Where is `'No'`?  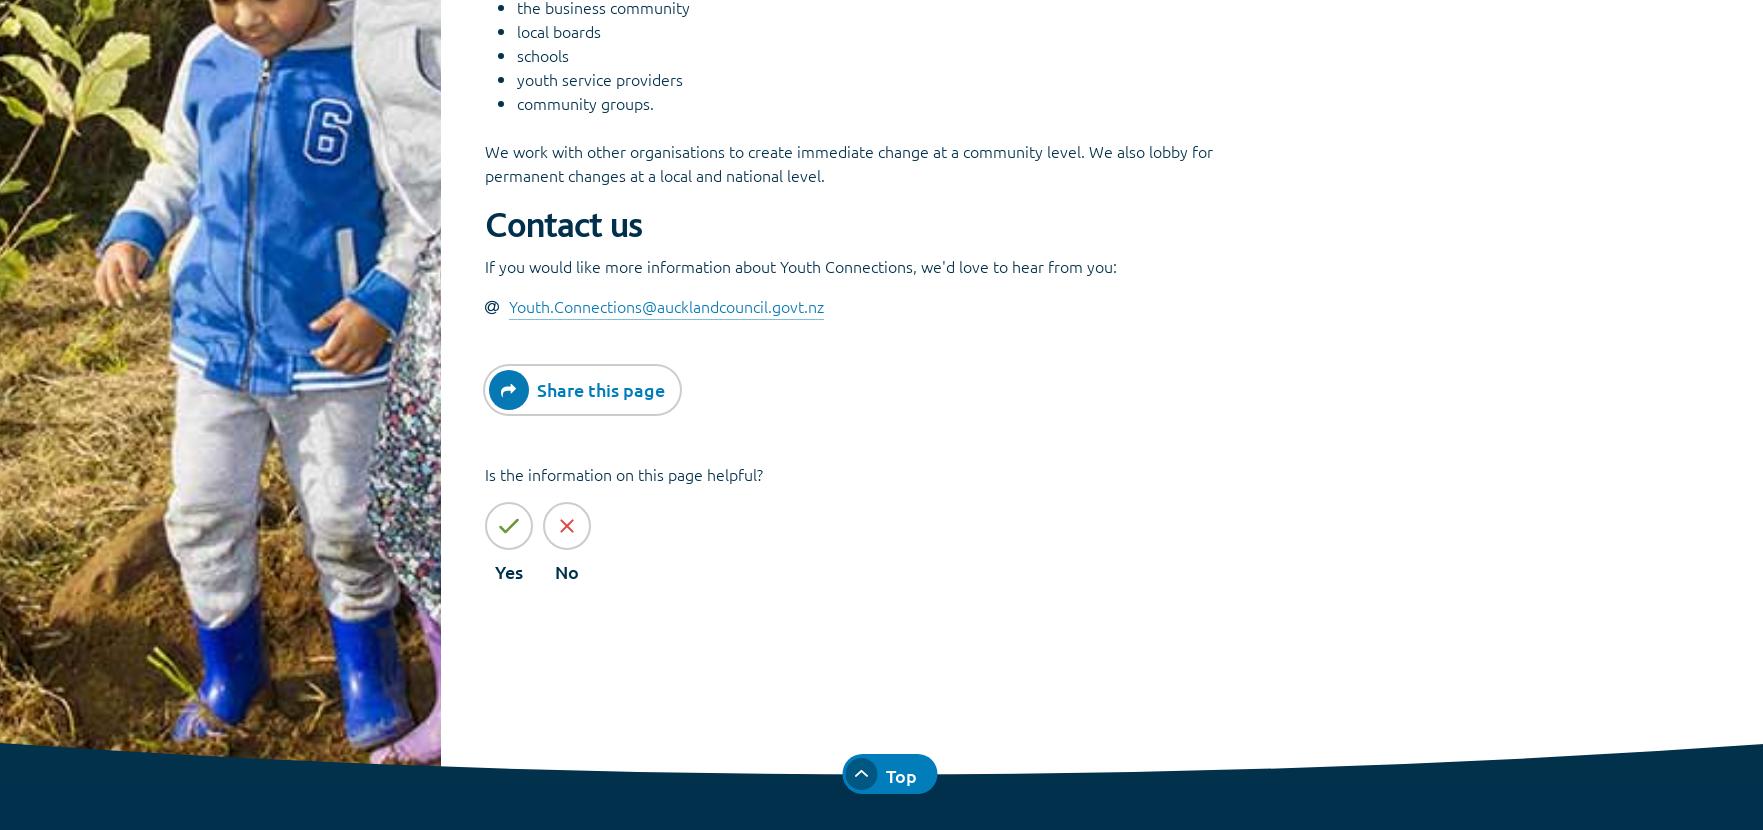
'No' is located at coordinates (565, 569).